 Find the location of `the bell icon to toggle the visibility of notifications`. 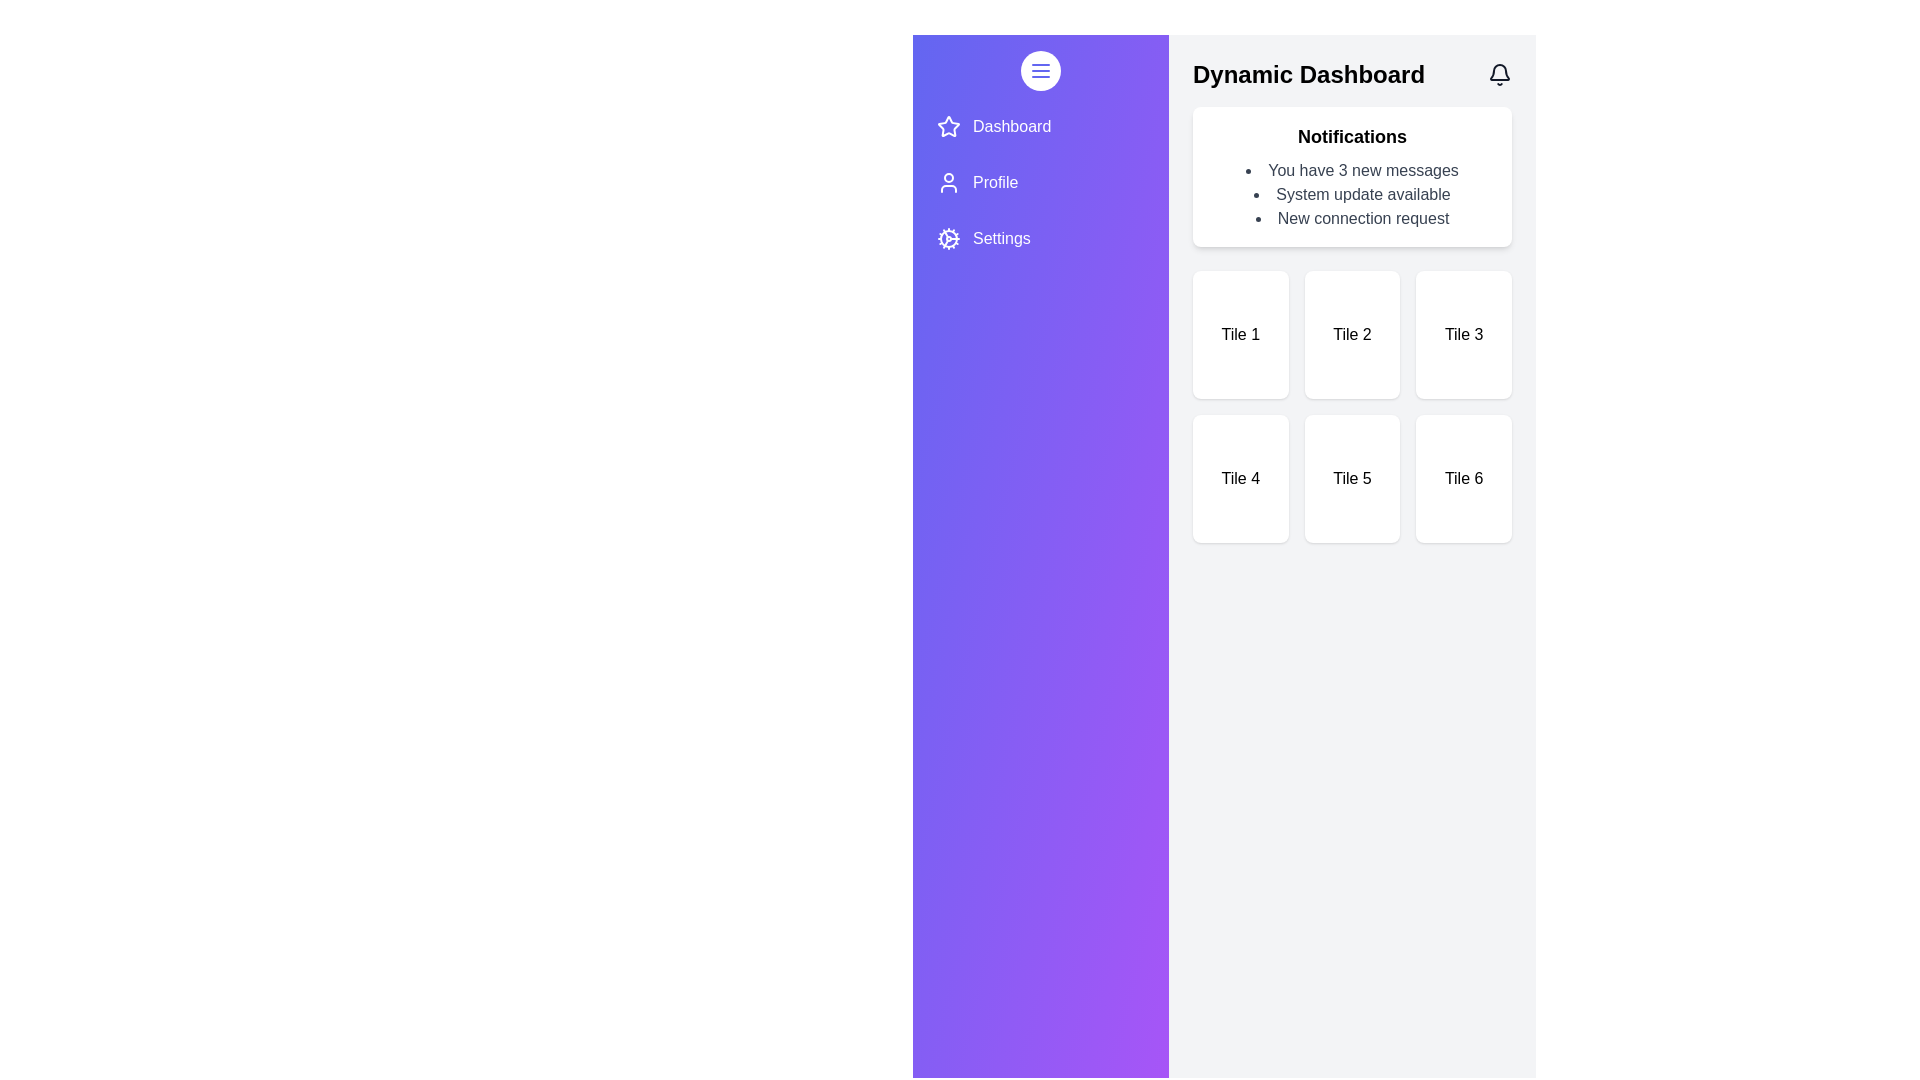

the bell icon to toggle the visibility of notifications is located at coordinates (1499, 73).